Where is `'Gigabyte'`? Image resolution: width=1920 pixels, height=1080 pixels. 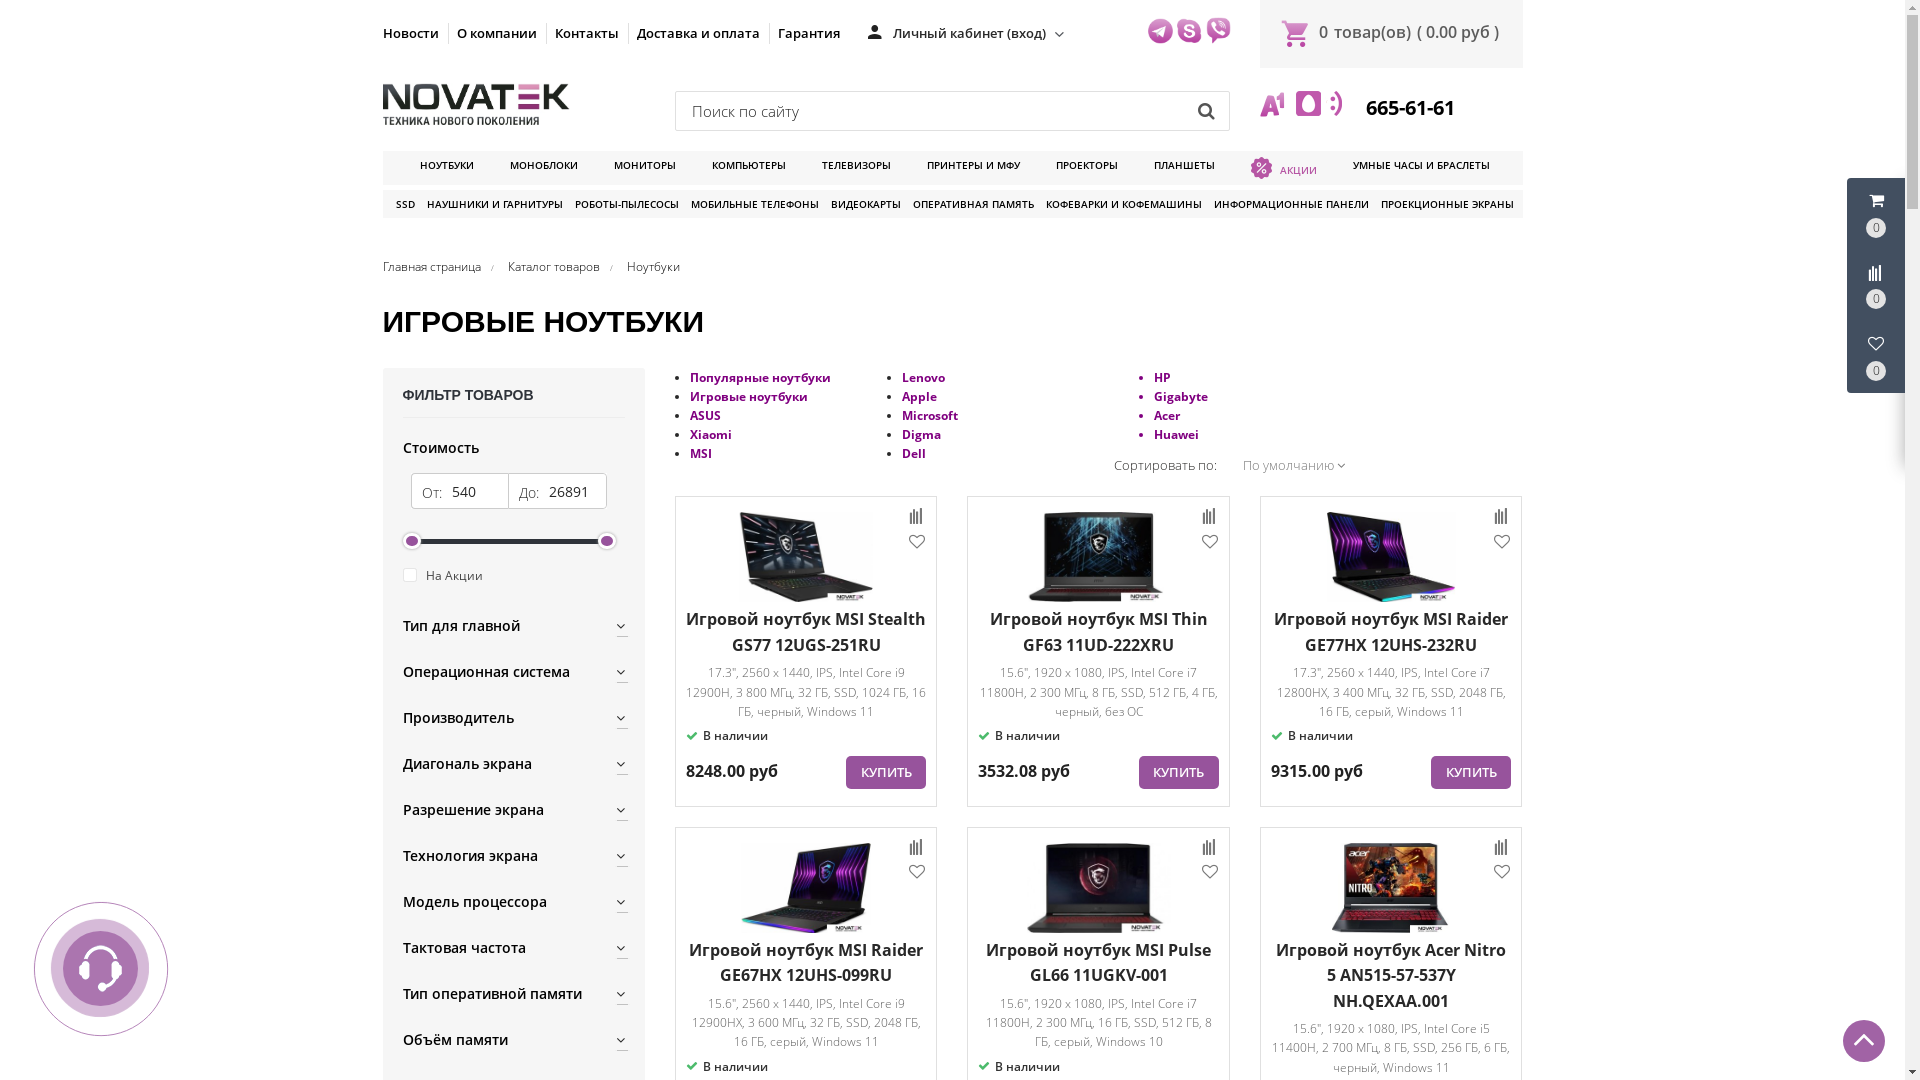
'Gigabyte' is located at coordinates (1180, 396).